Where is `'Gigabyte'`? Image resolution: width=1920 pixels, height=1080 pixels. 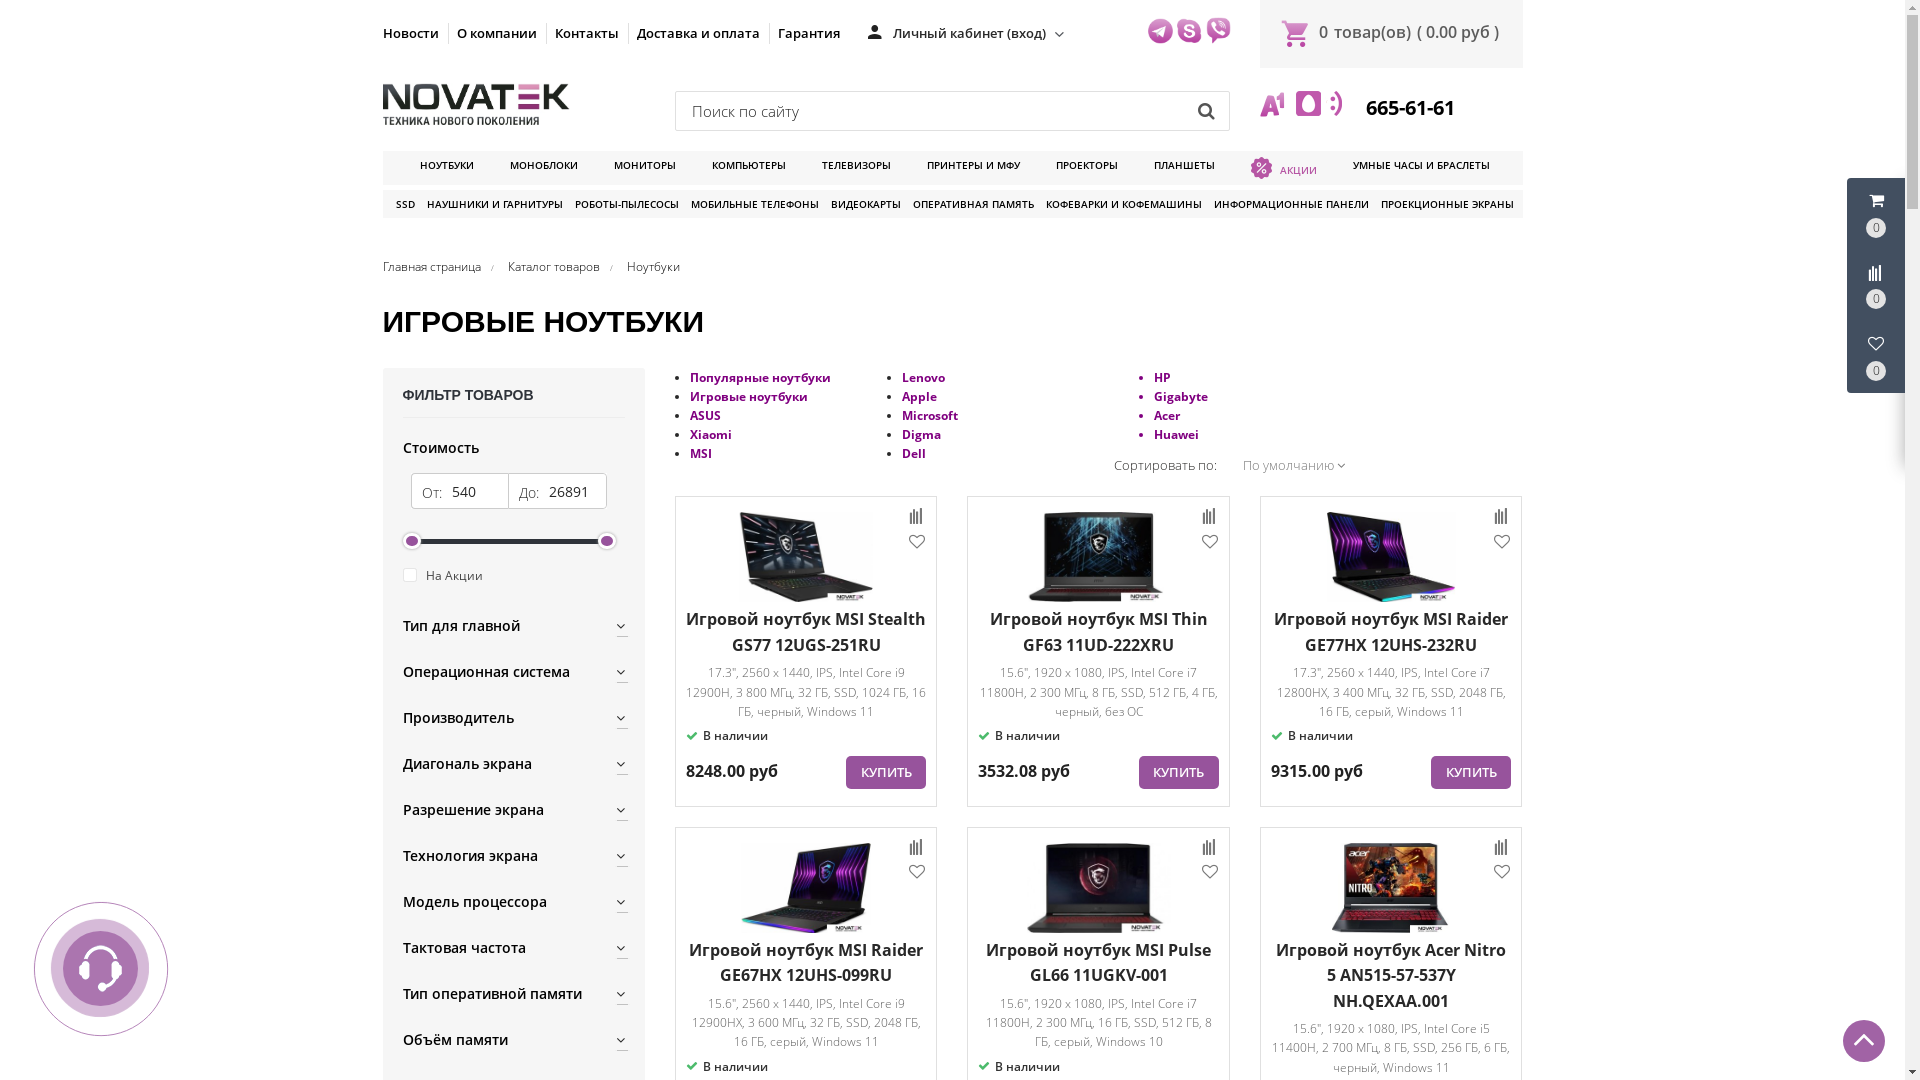
'Gigabyte' is located at coordinates (1180, 396).